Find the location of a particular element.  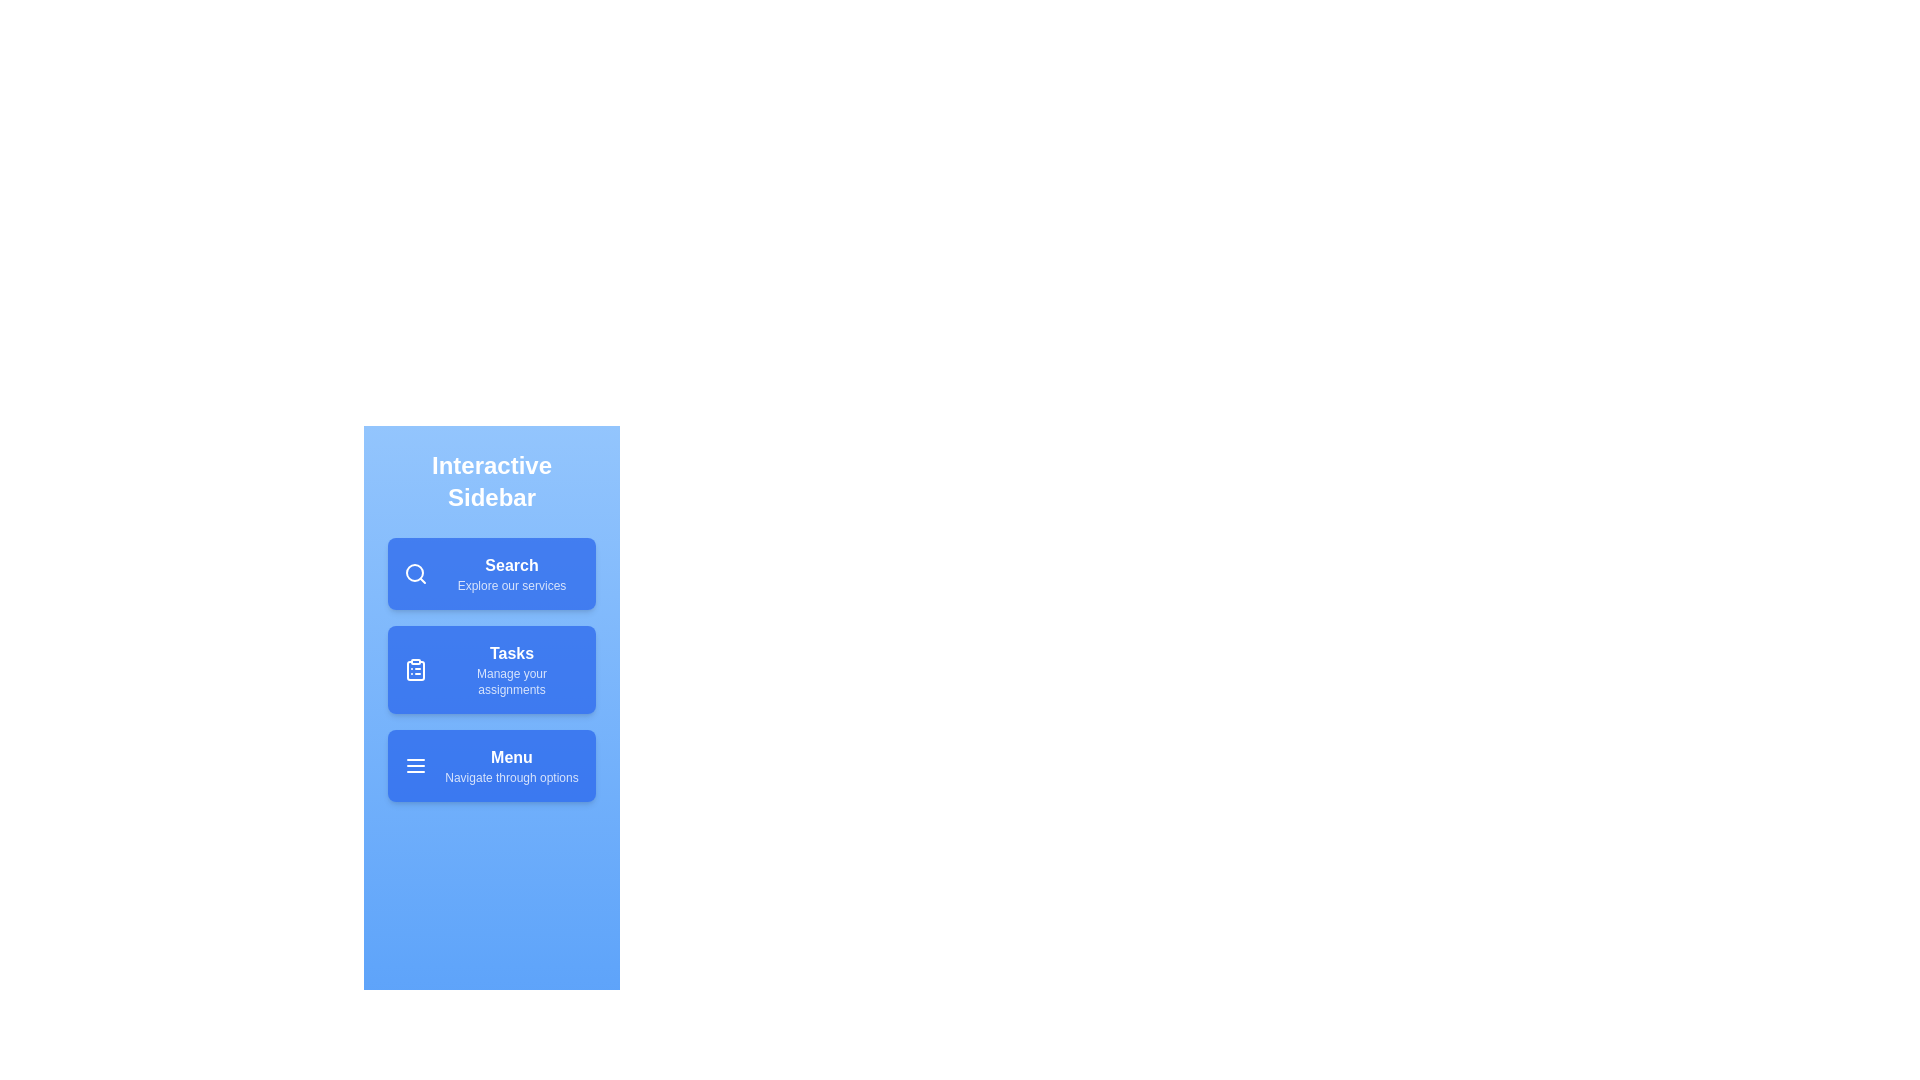

the menu item Menu to see the hover effect is located at coordinates (491, 765).